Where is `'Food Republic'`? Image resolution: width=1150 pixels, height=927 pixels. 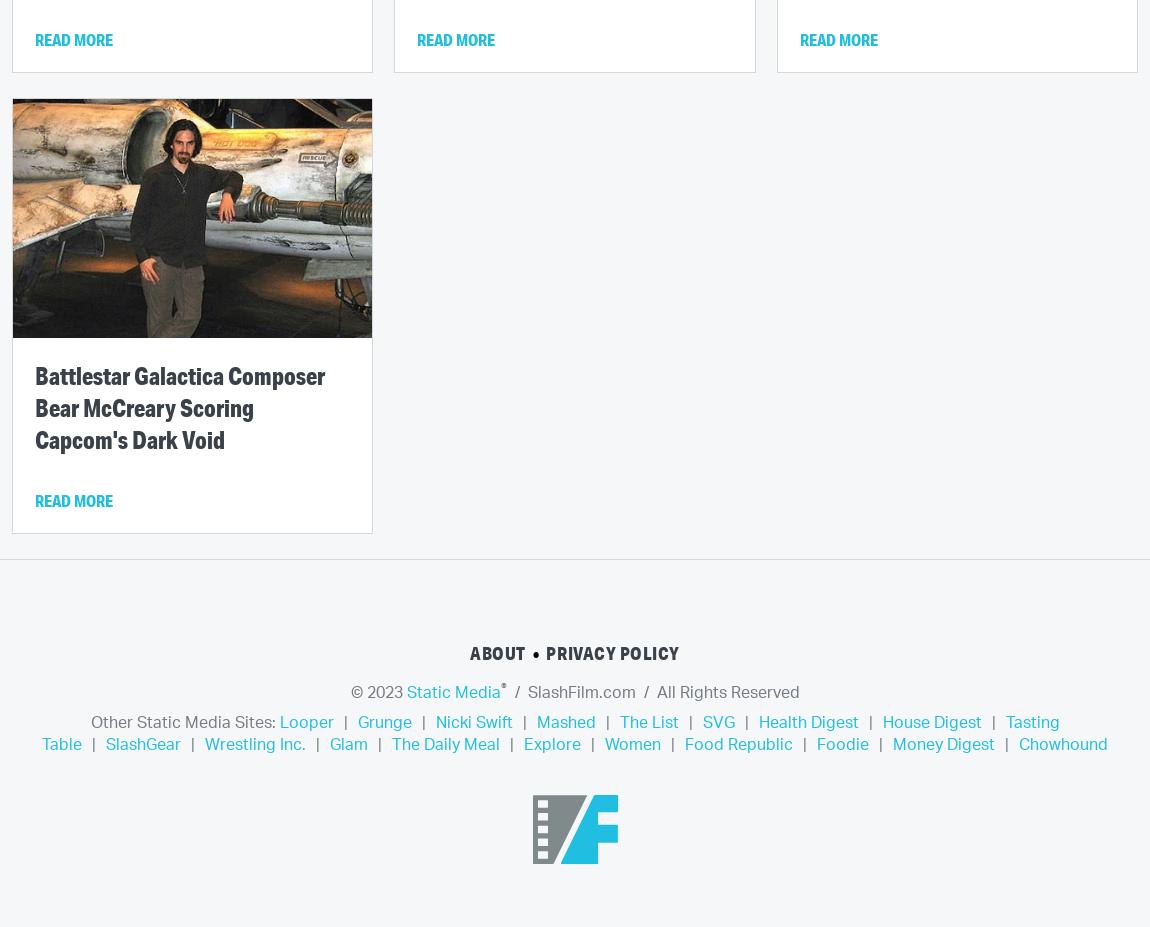 'Food Republic' is located at coordinates (737, 744).